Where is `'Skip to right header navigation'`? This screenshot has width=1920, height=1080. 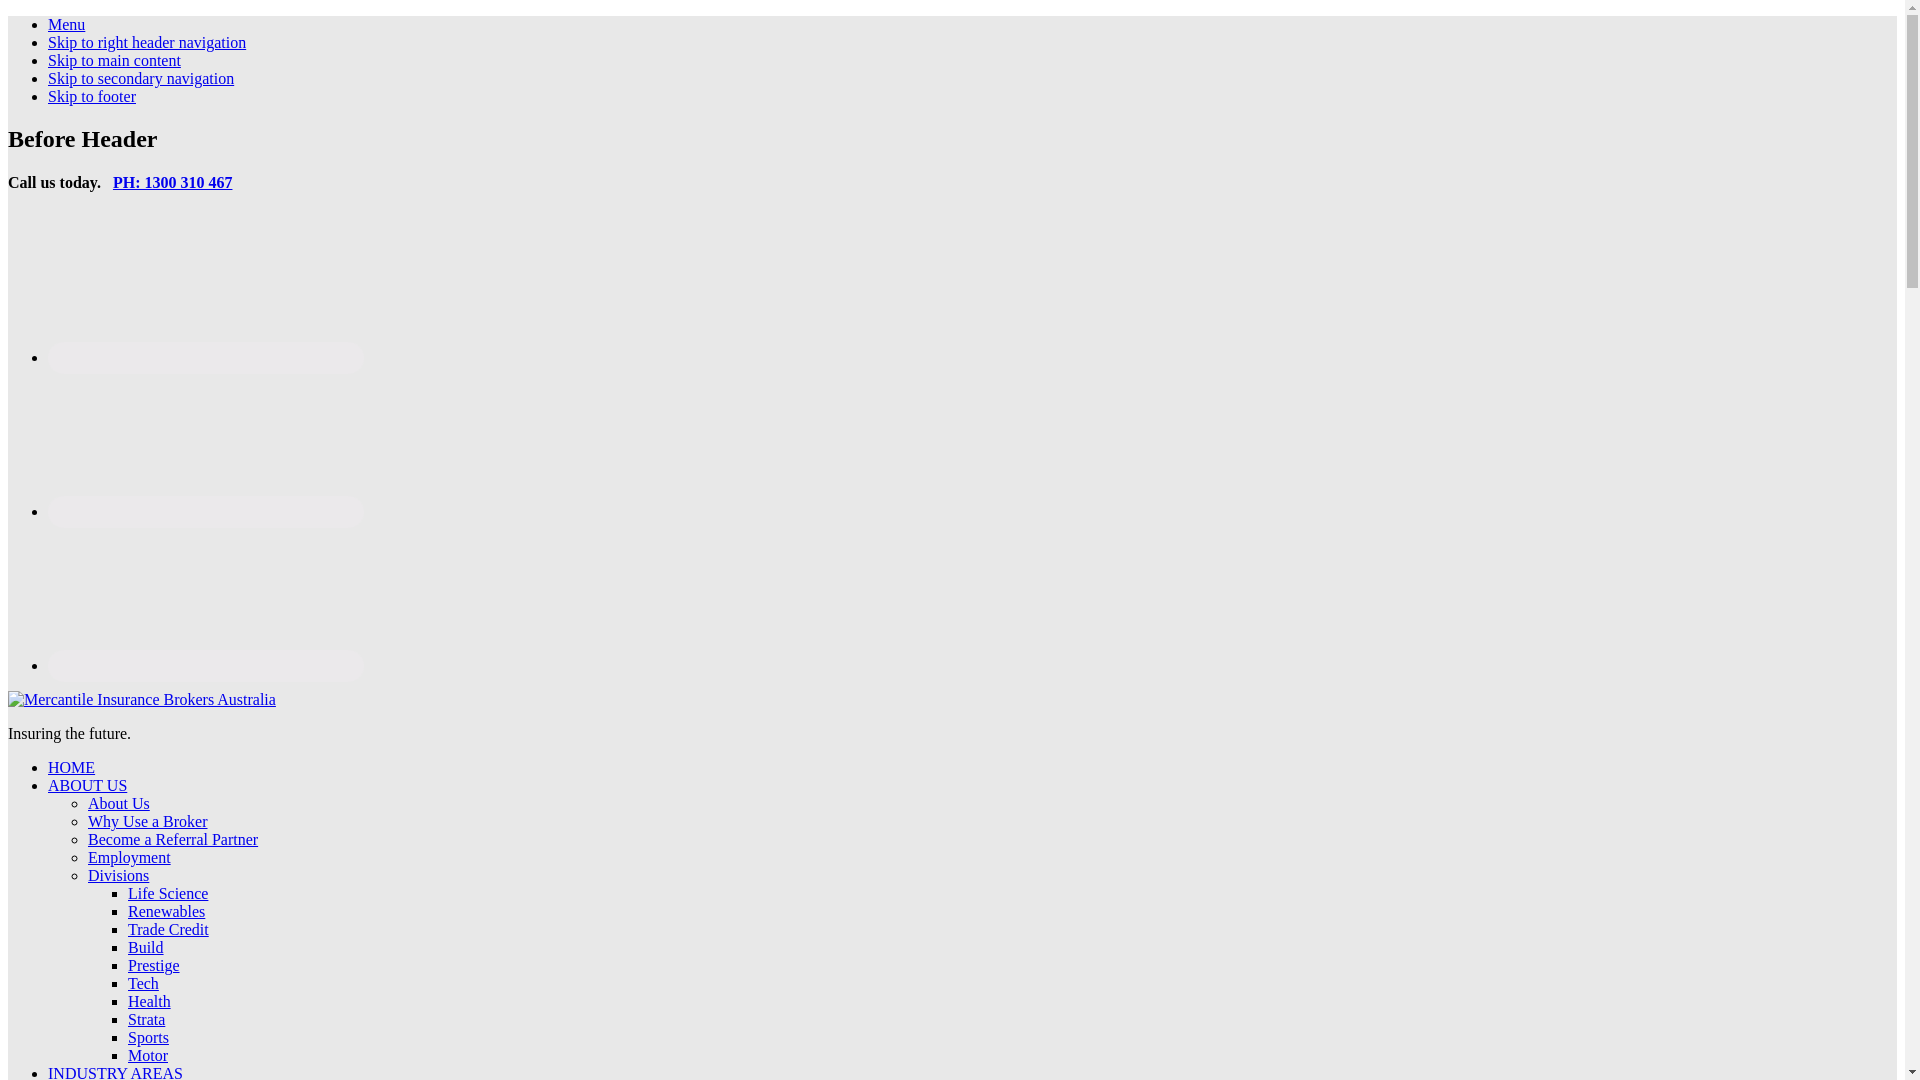 'Skip to right header navigation' is located at coordinates (146, 42).